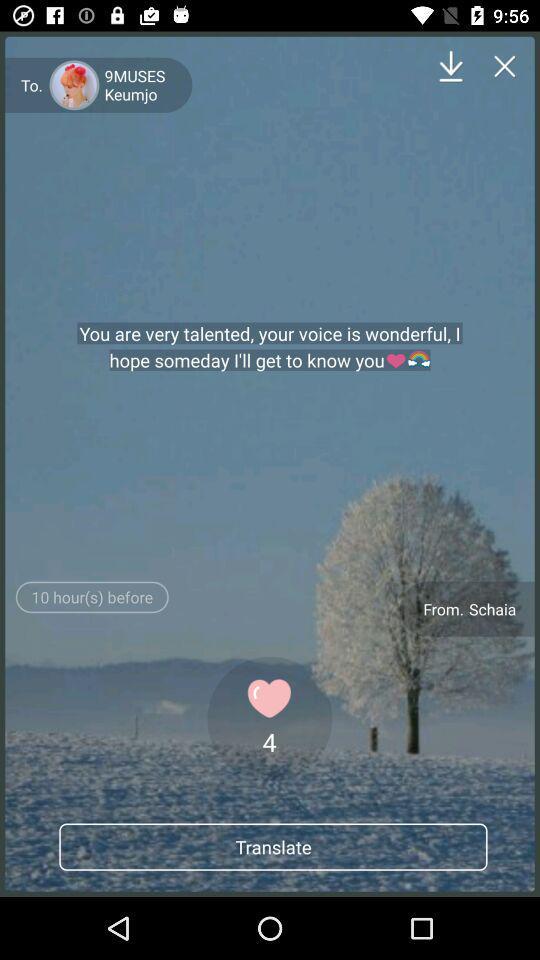 The height and width of the screenshot is (960, 540). I want to click on the translate icon, so click(272, 846).